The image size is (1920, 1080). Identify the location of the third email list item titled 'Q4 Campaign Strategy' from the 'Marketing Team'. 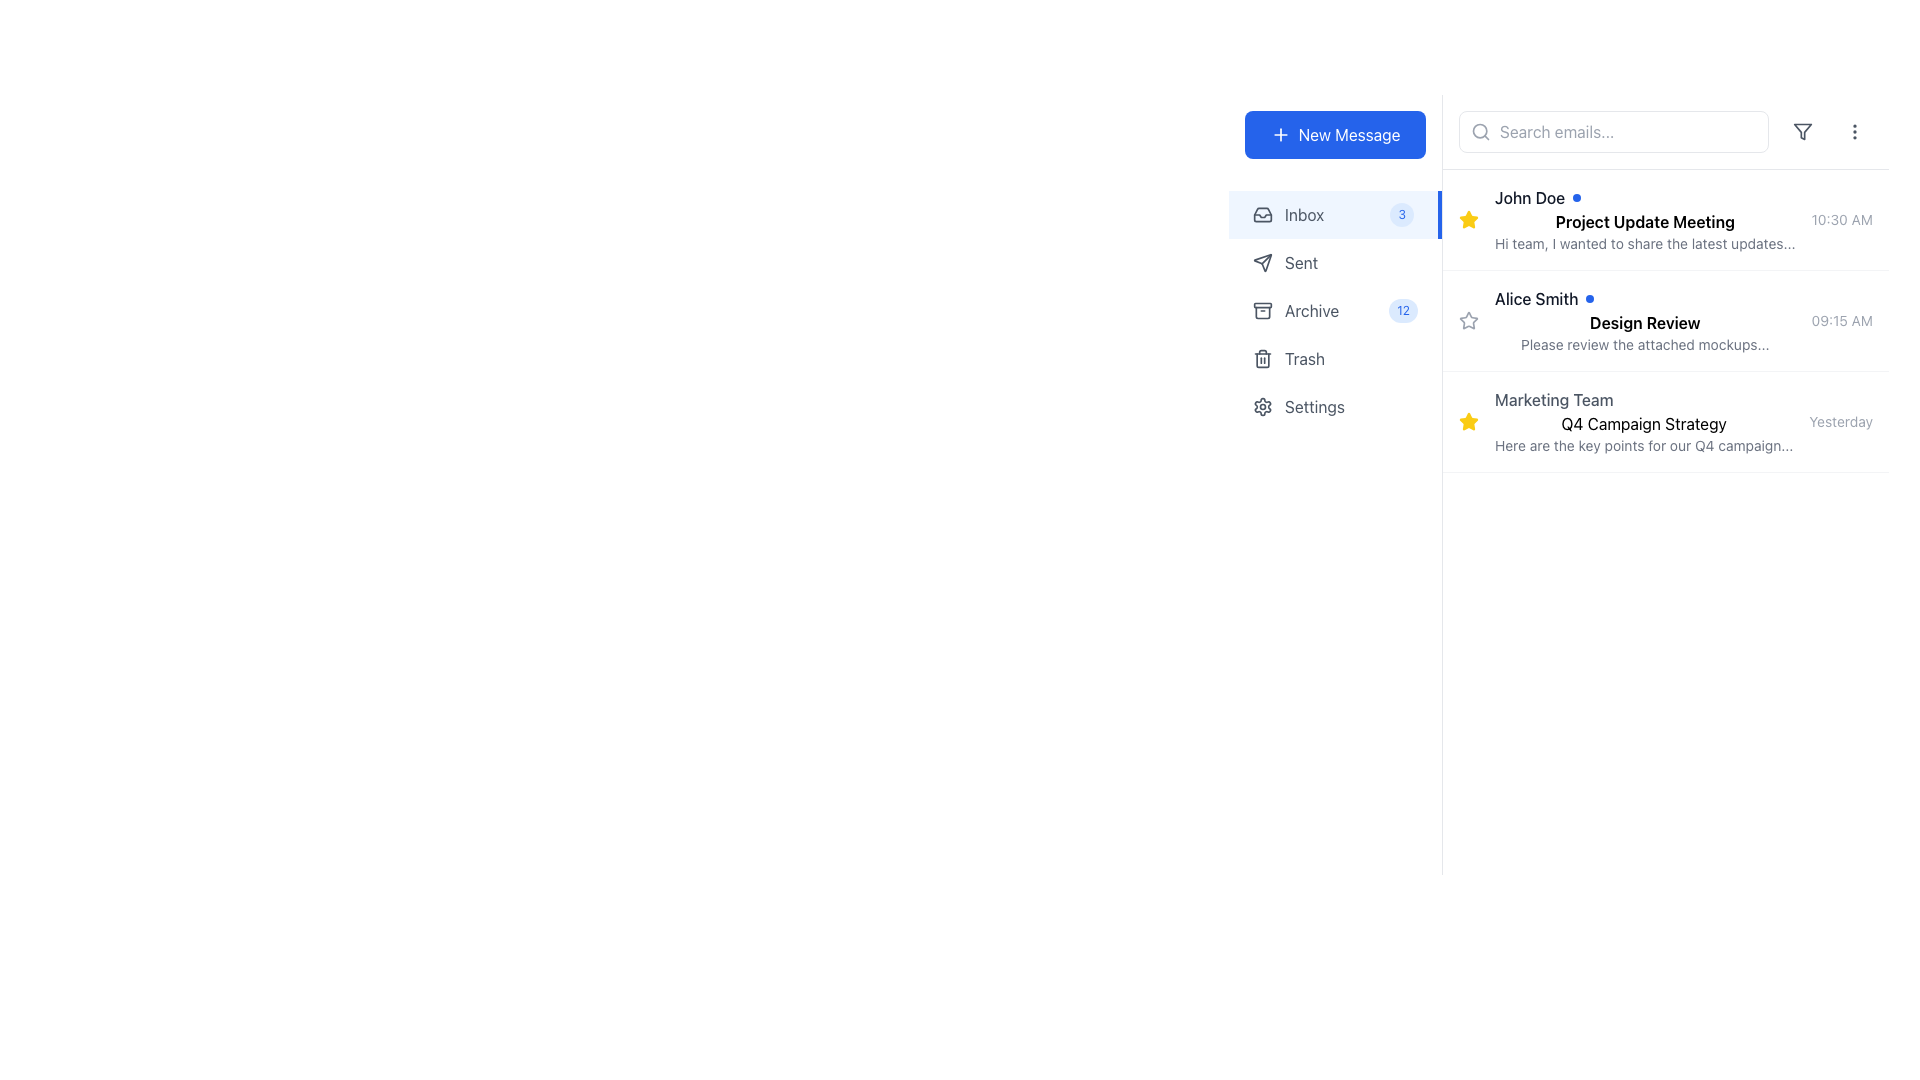
(1665, 421).